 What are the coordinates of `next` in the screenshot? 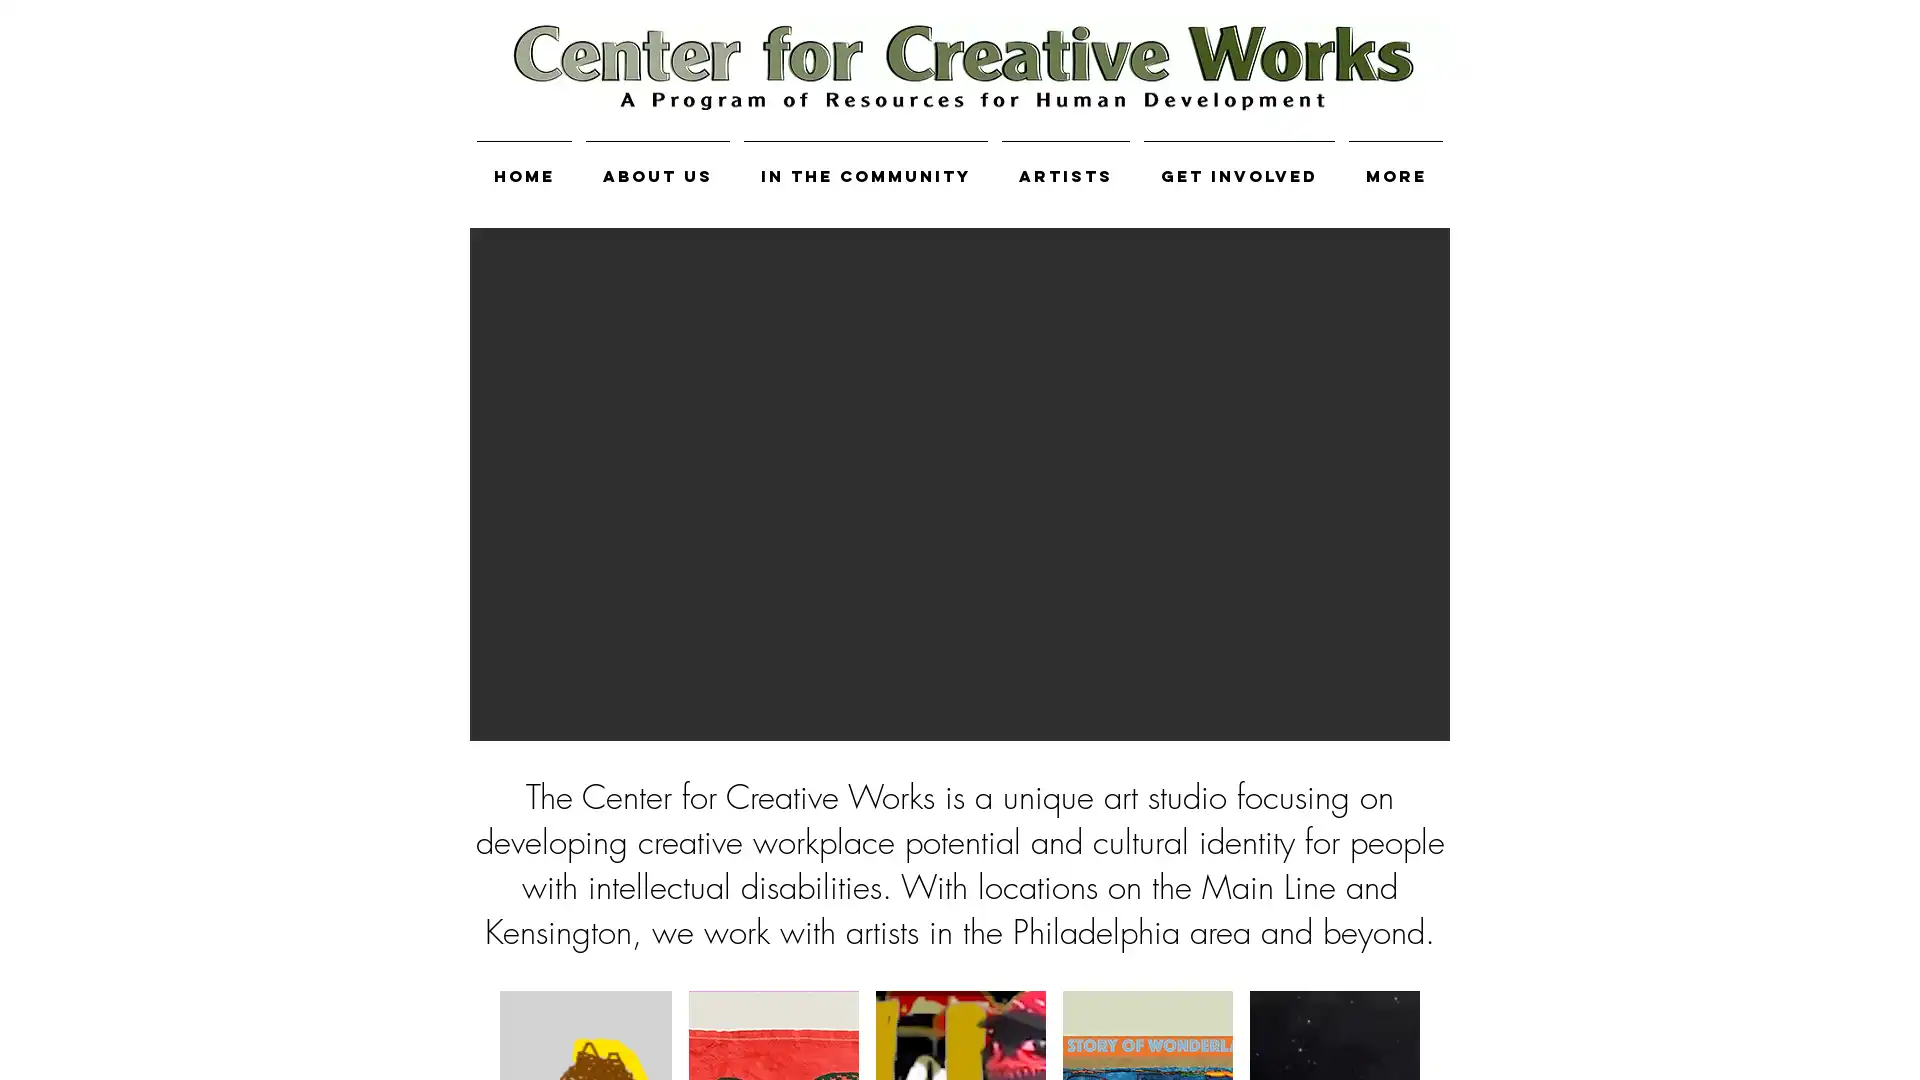 It's located at (1406, 483).